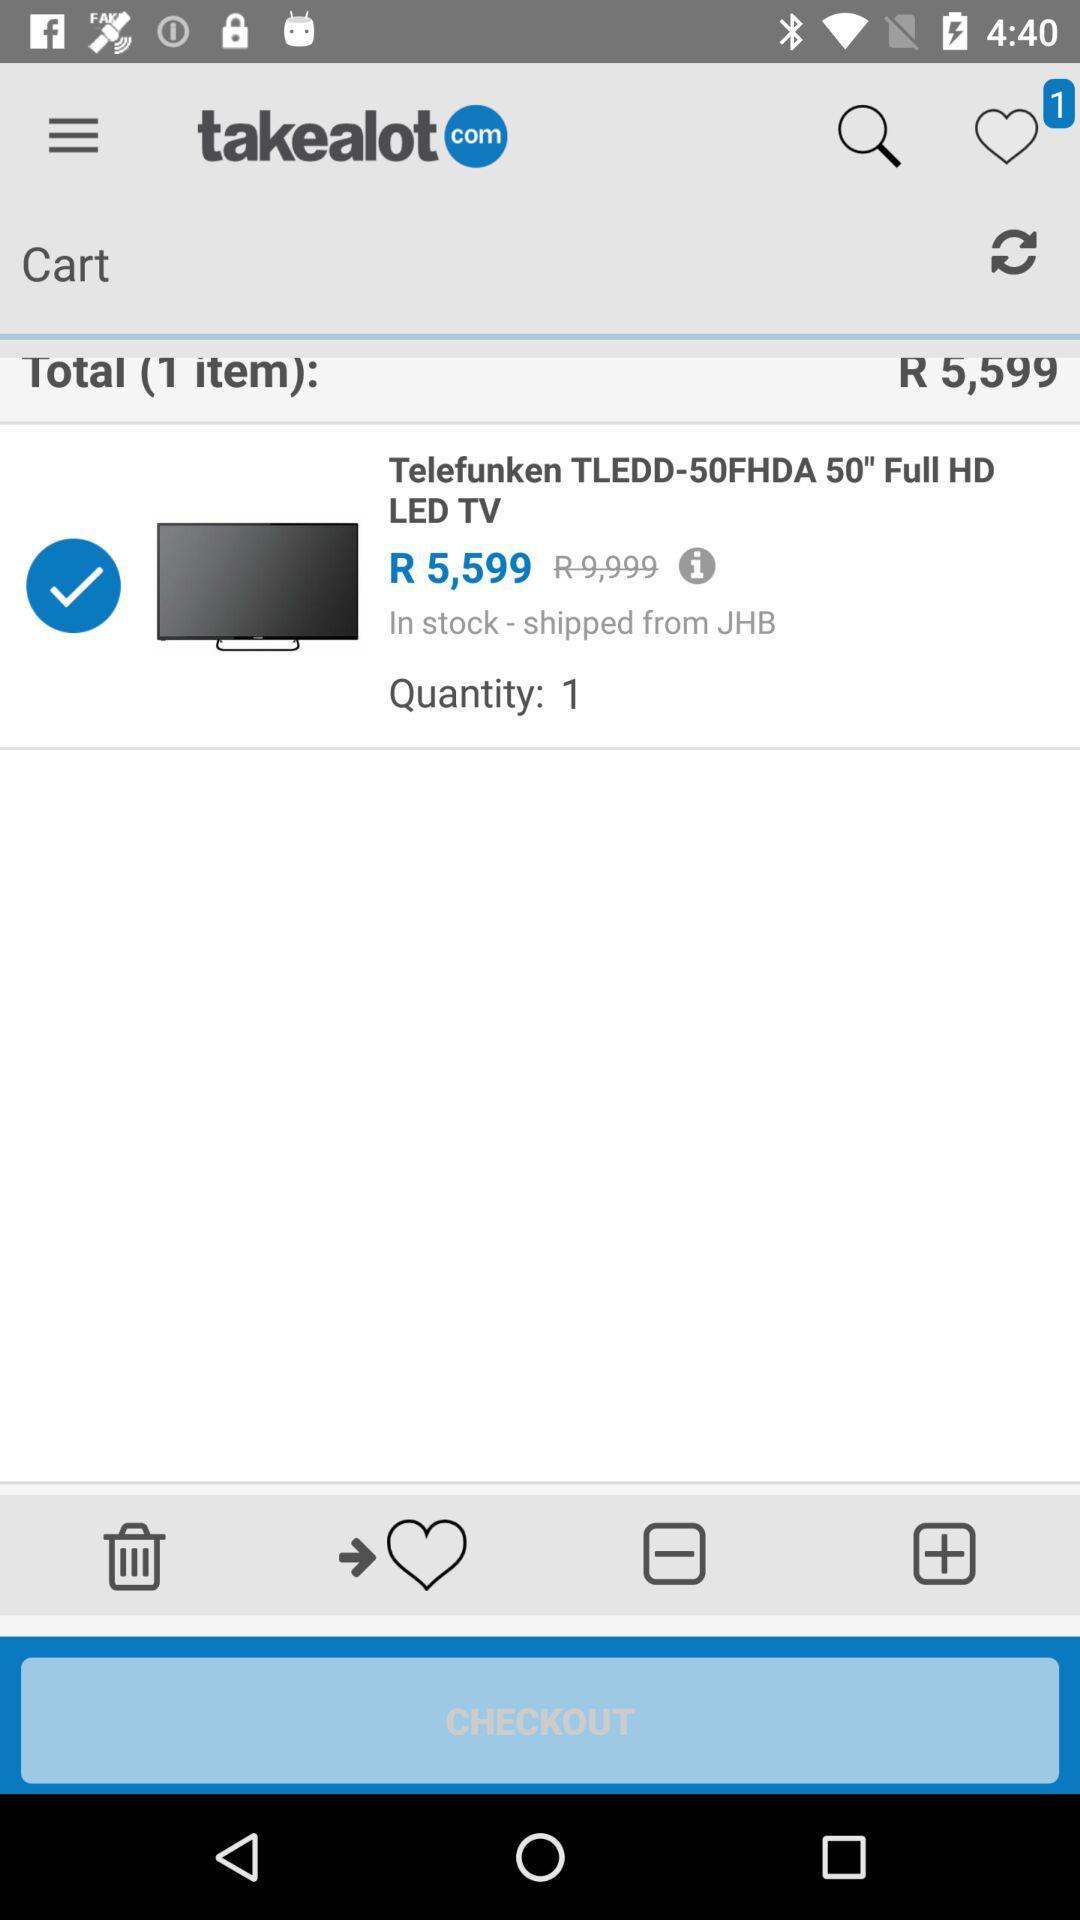 The image size is (1080, 1920). Describe the element at coordinates (72, 135) in the screenshot. I see `the item above cart icon` at that location.